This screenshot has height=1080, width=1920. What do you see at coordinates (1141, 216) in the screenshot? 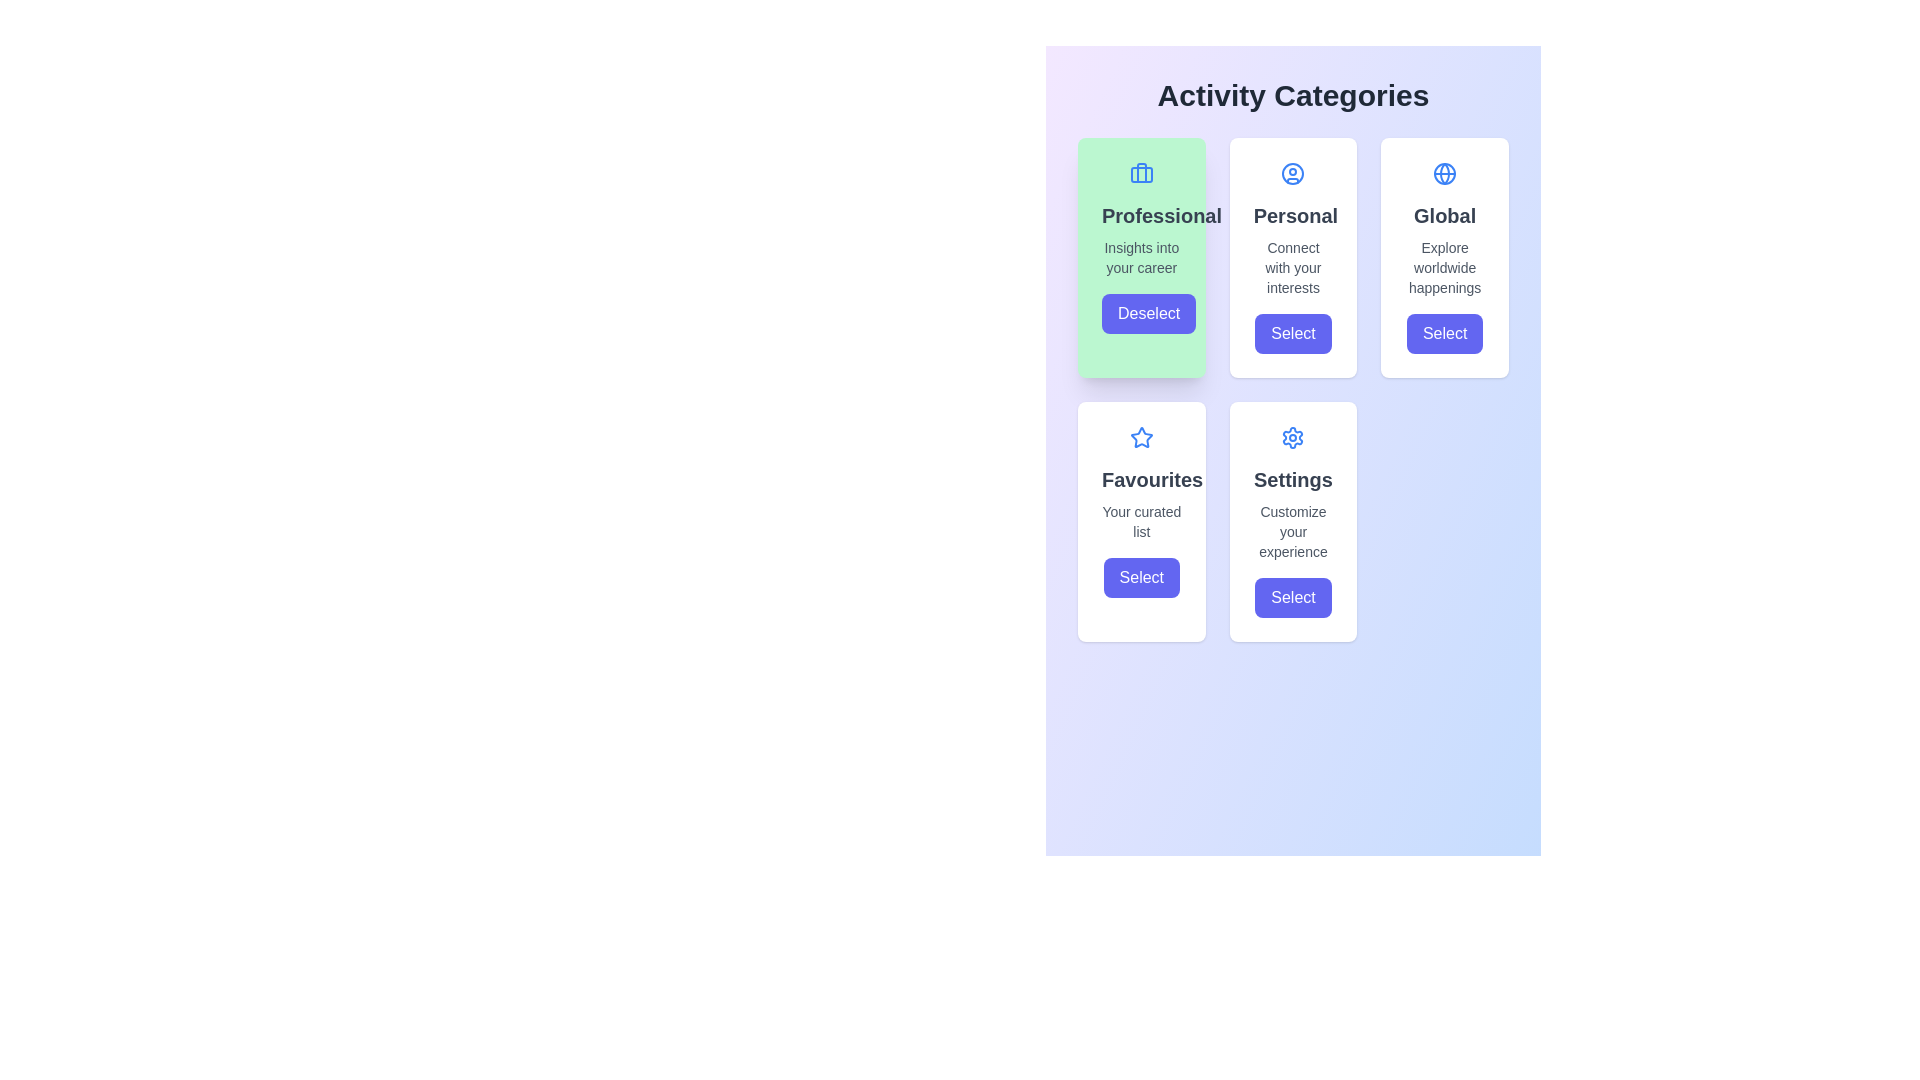
I see `the text label 'Professional', which serves as a heading within the 'Activity Categories' panel` at bounding box center [1141, 216].